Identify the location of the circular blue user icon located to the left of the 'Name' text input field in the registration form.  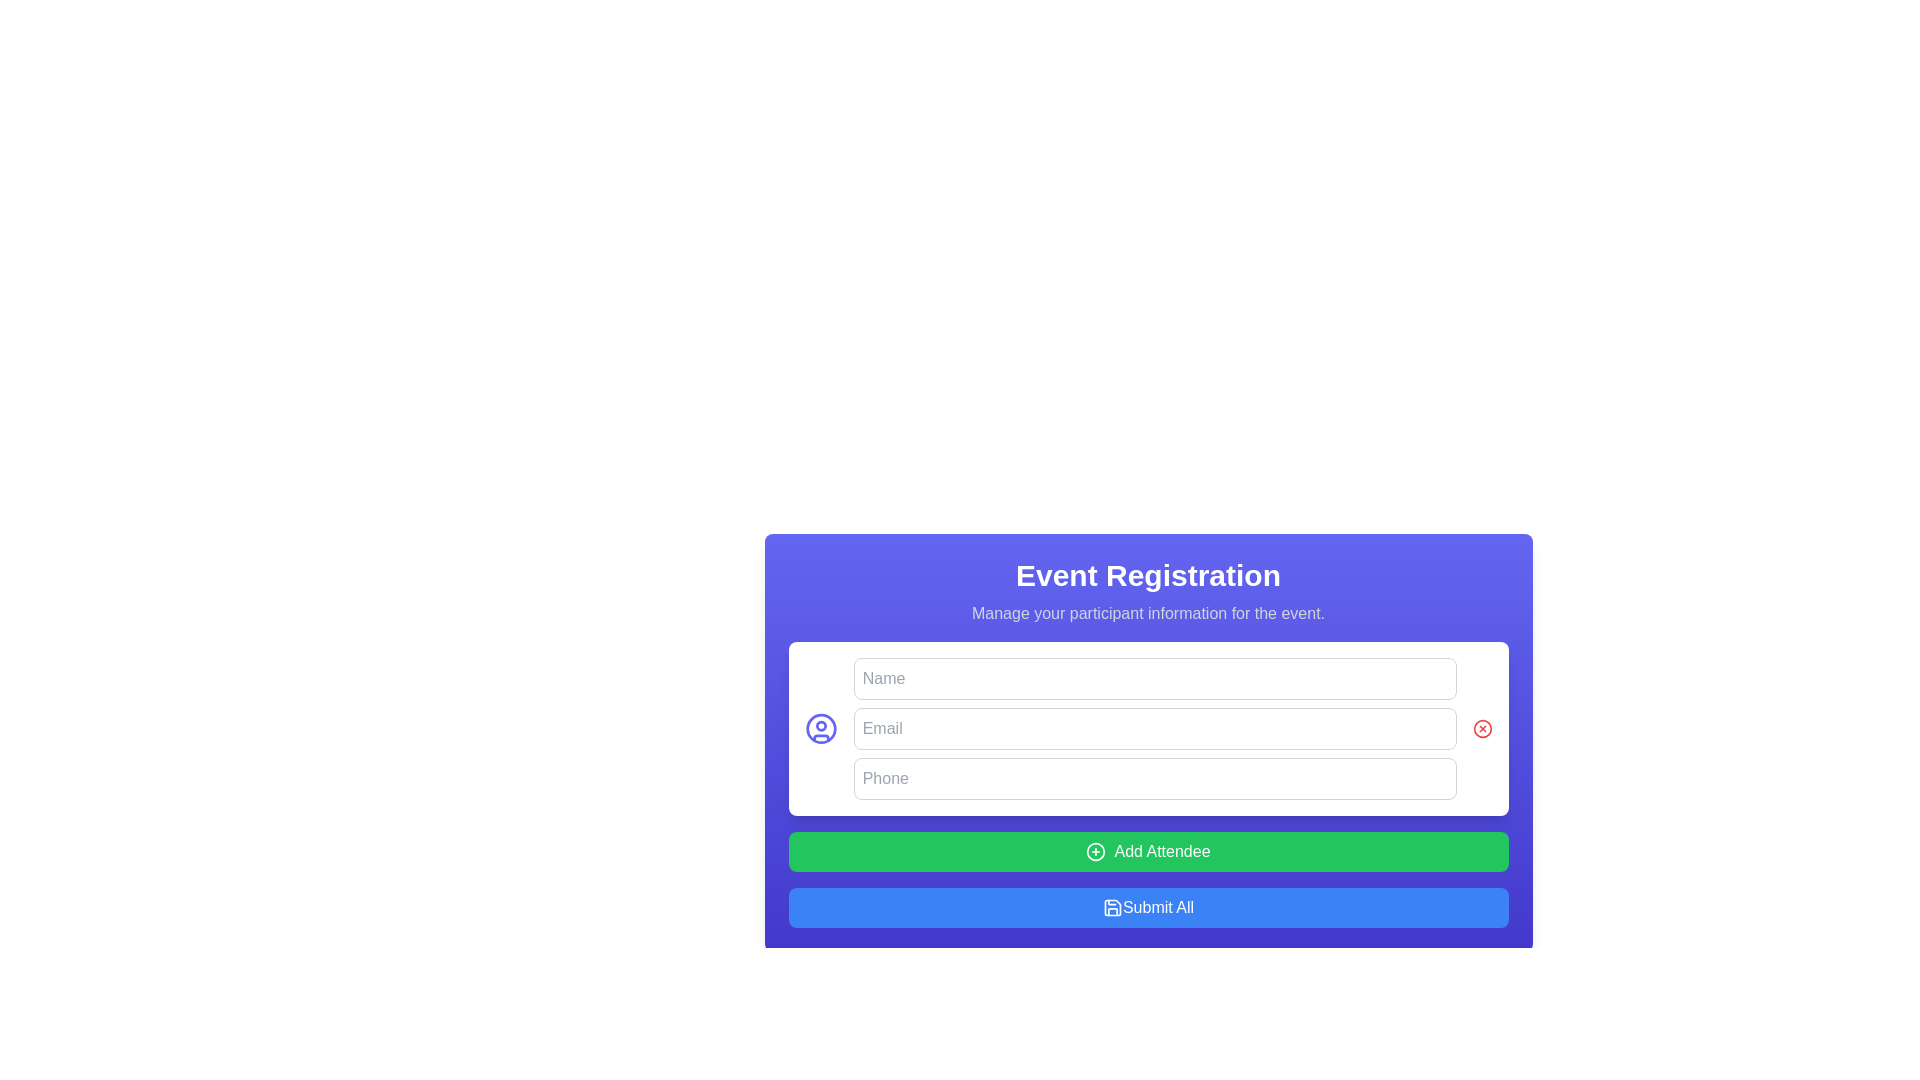
(821, 729).